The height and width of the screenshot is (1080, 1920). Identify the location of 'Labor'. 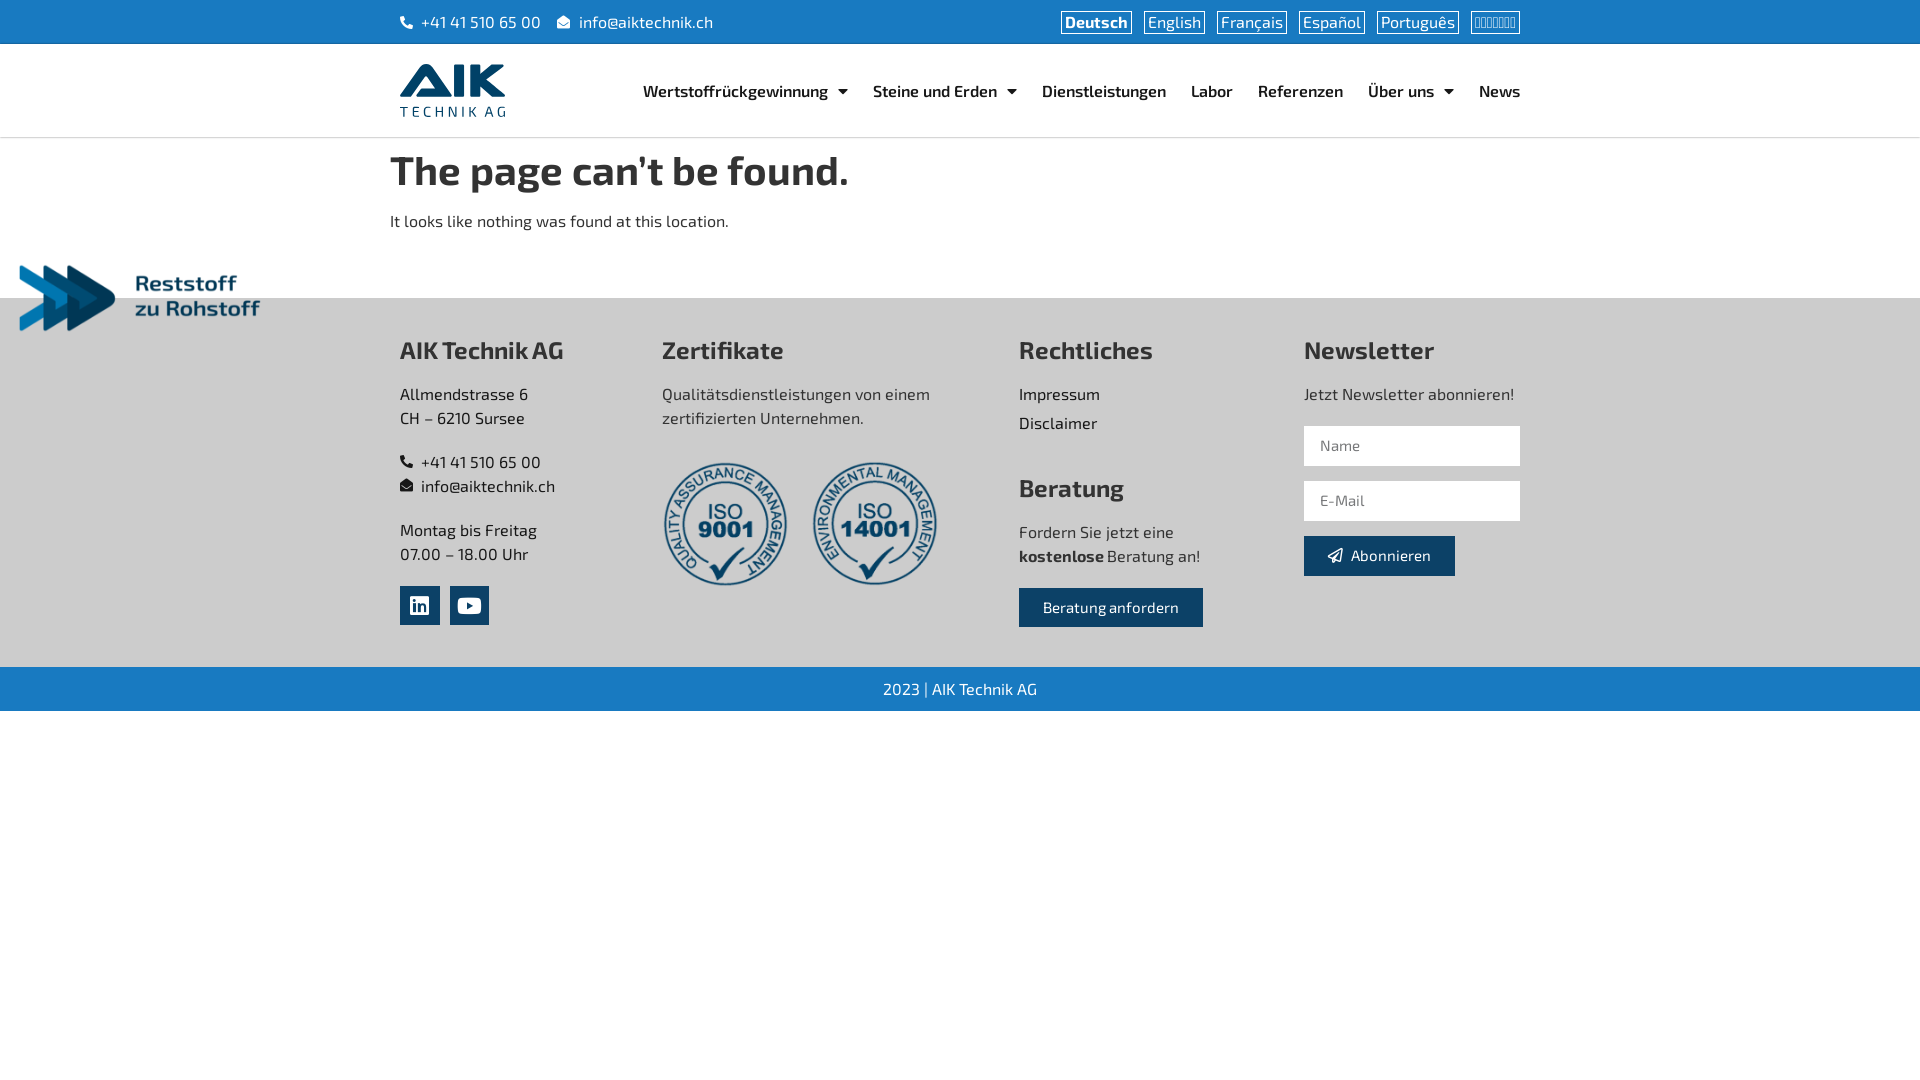
(1190, 91).